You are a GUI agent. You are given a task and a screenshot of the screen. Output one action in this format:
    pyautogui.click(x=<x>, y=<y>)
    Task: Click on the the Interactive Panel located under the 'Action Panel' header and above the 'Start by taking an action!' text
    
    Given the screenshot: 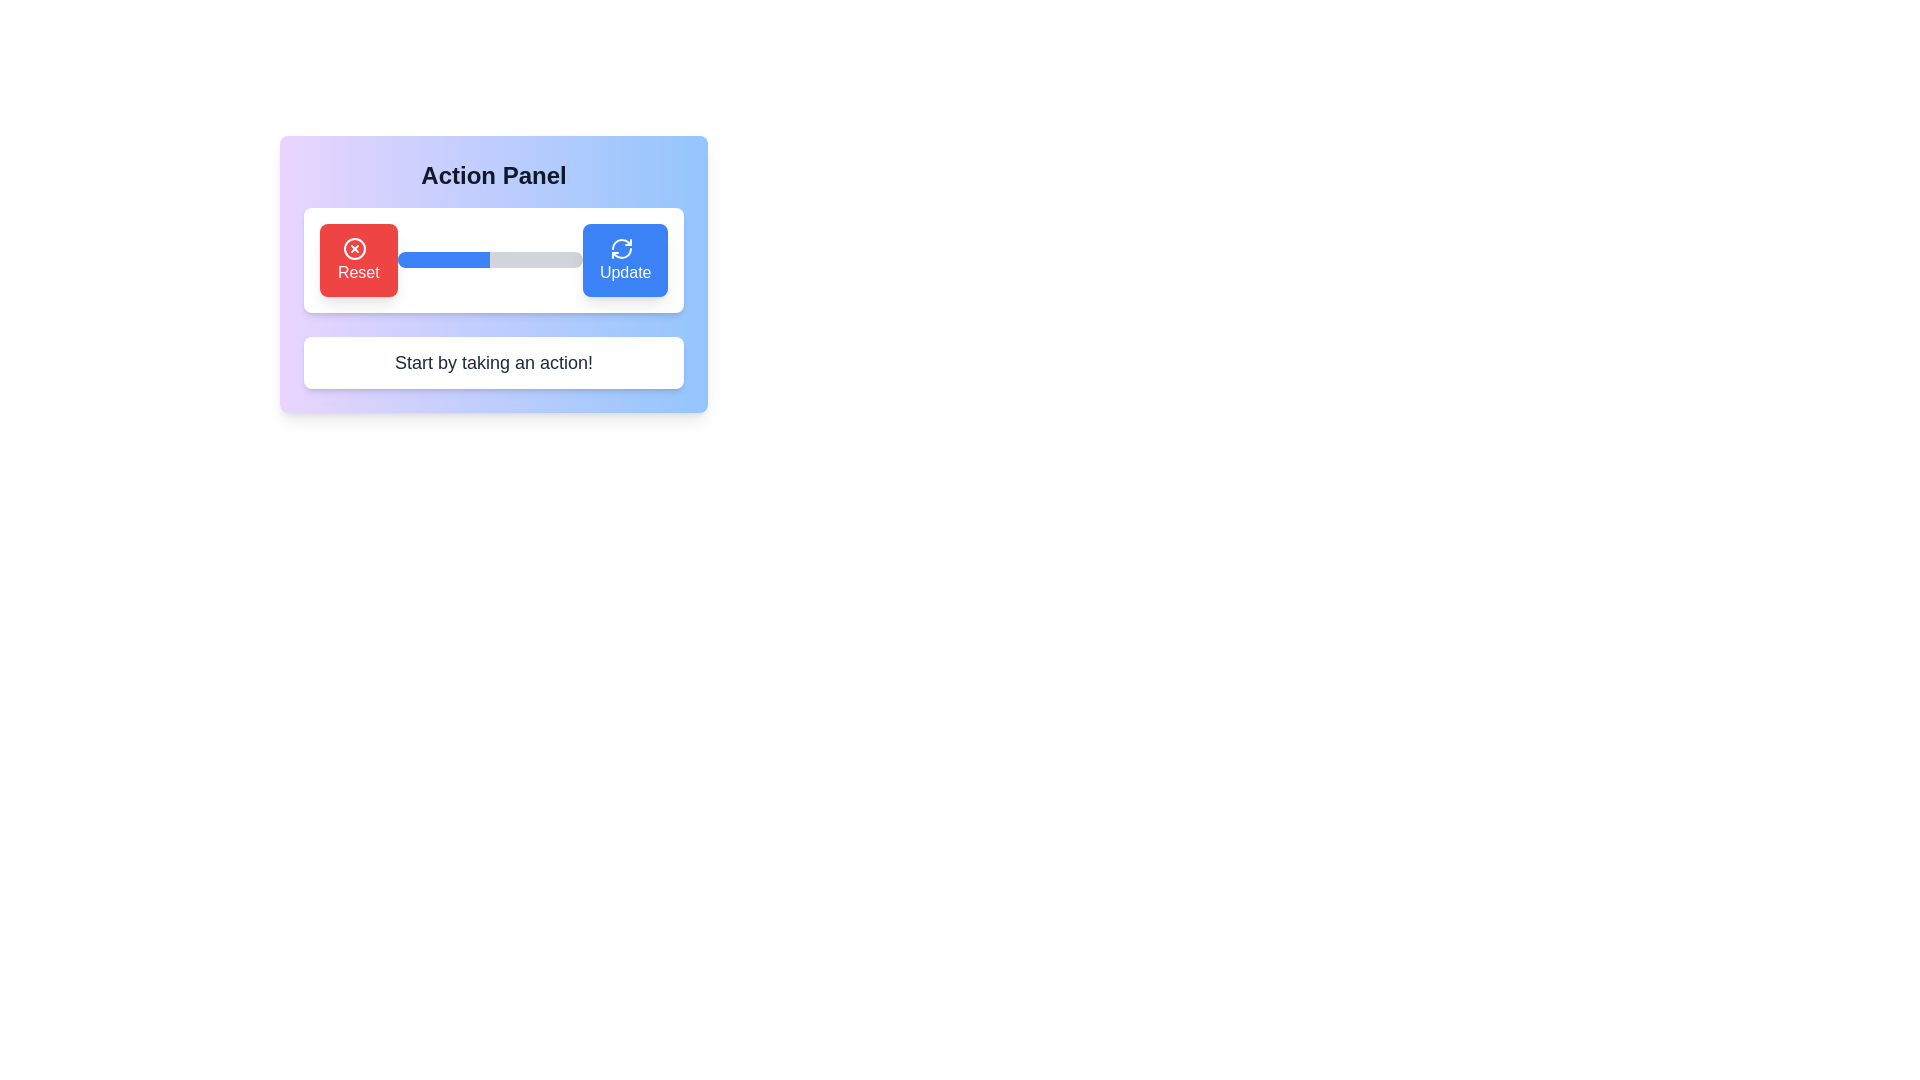 What is the action you would take?
    pyautogui.click(x=494, y=273)
    